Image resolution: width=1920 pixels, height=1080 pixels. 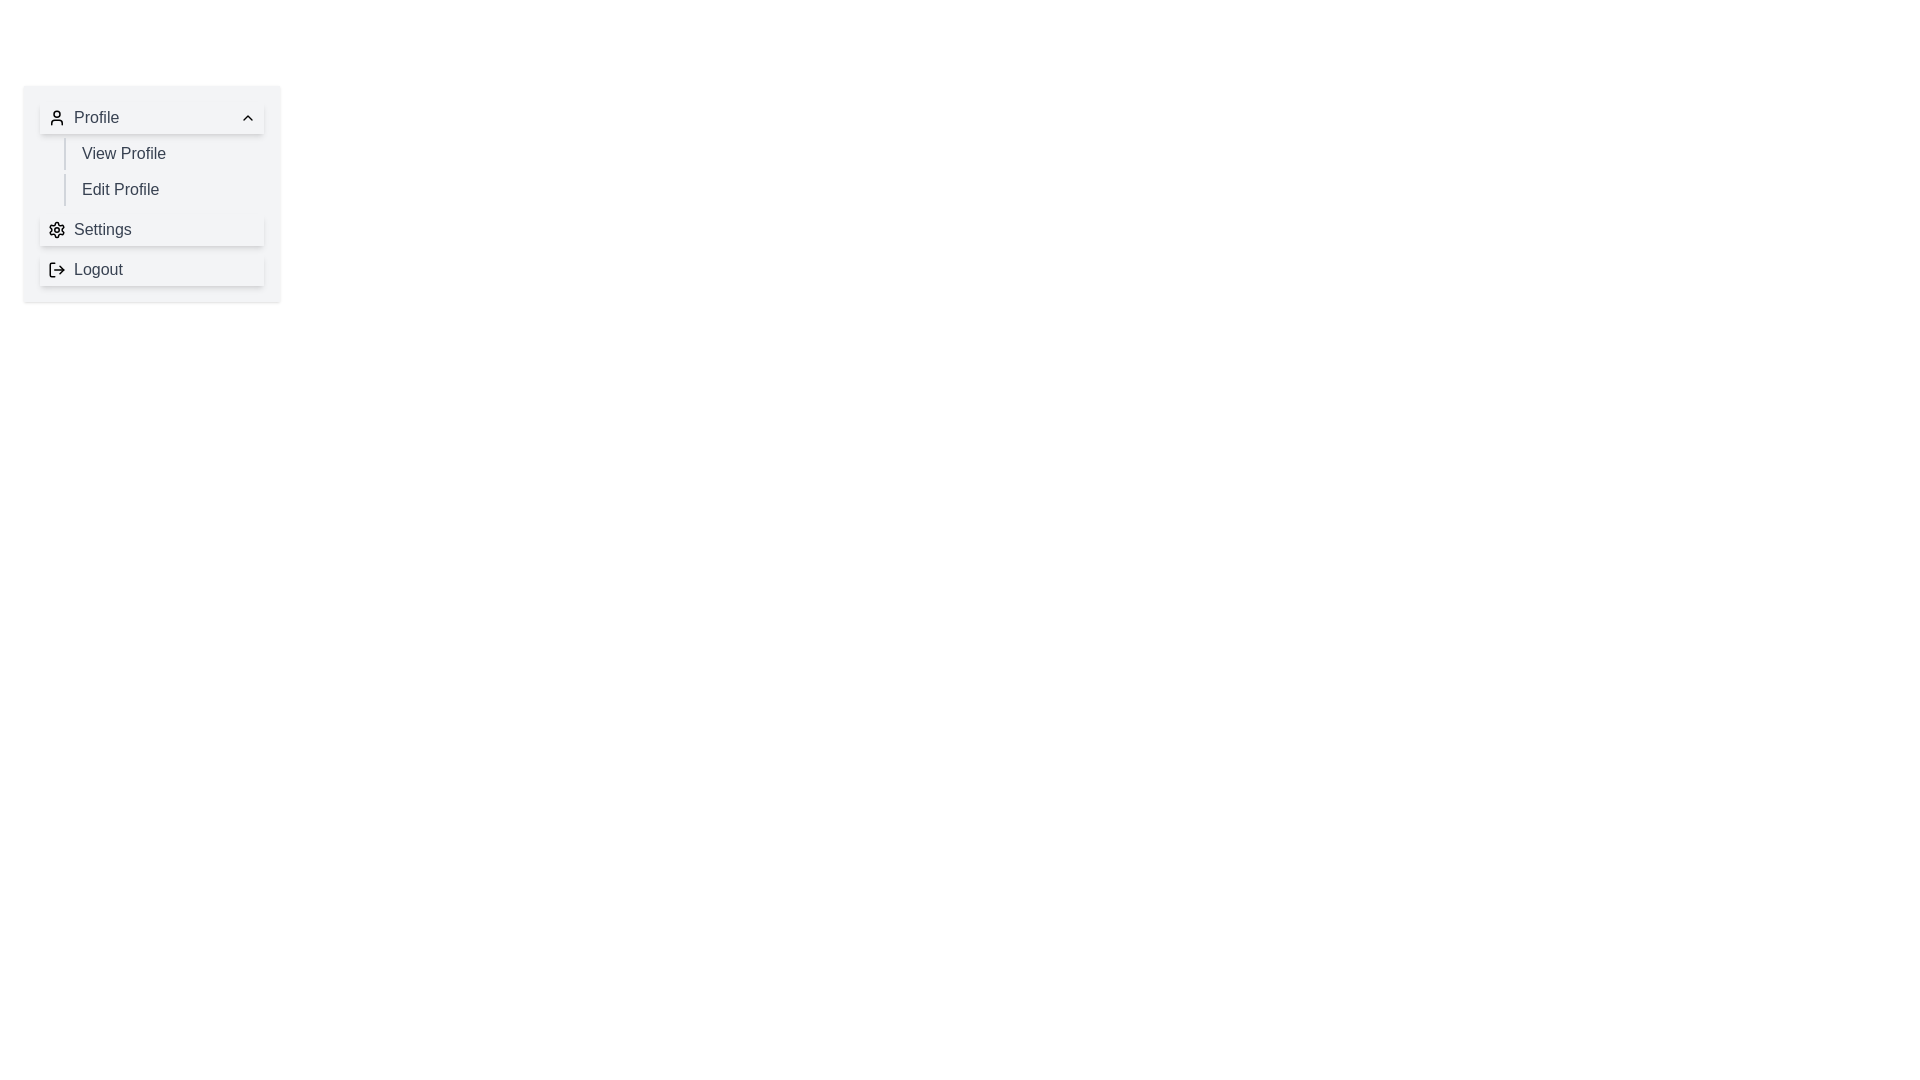 What do you see at coordinates (57, 229) in the screenshot?
I see `the gear icon located to the left of the 'Settings' text within the vertical menu under the 'Profile' section` at bounding box center [57, 229].